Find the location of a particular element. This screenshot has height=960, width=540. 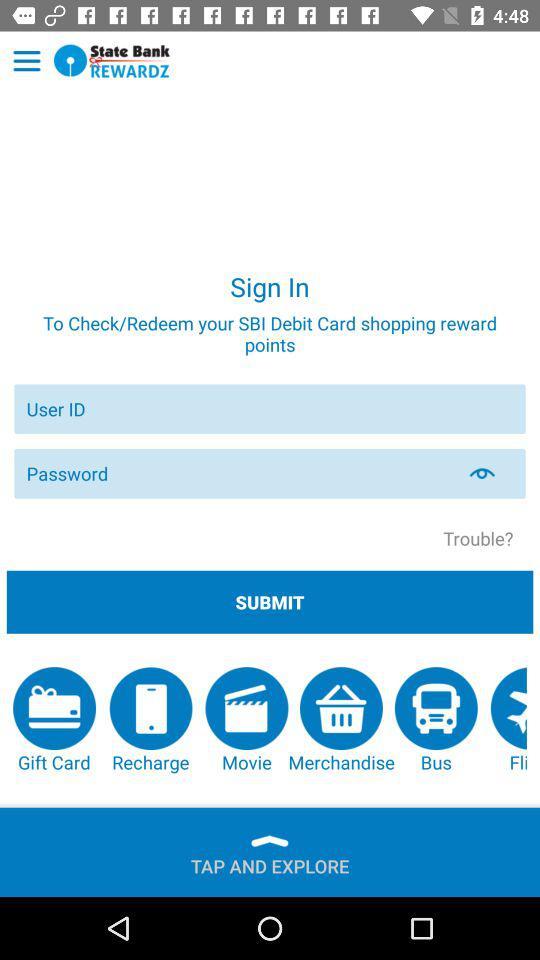

item to the right of movie is located at coordinates (340, 720).